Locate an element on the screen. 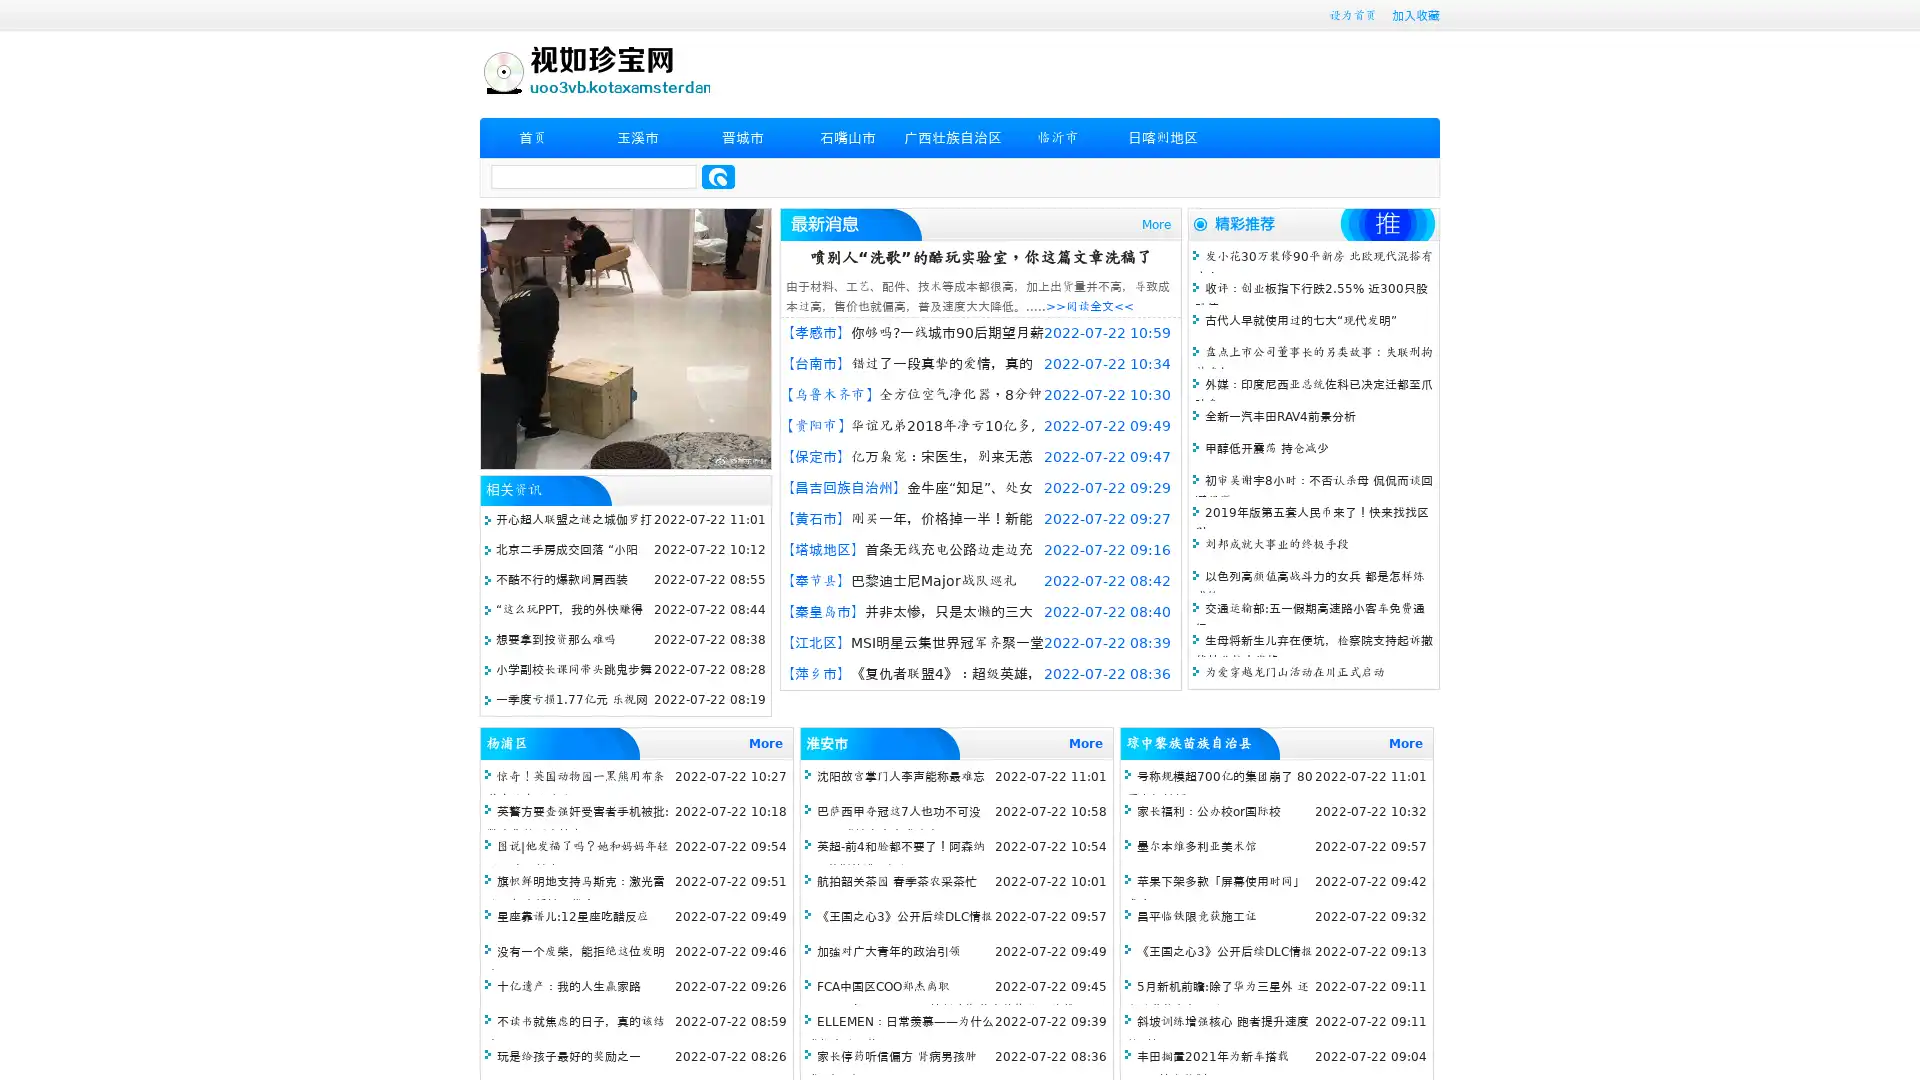  Search is located at coordinates (718, 176).